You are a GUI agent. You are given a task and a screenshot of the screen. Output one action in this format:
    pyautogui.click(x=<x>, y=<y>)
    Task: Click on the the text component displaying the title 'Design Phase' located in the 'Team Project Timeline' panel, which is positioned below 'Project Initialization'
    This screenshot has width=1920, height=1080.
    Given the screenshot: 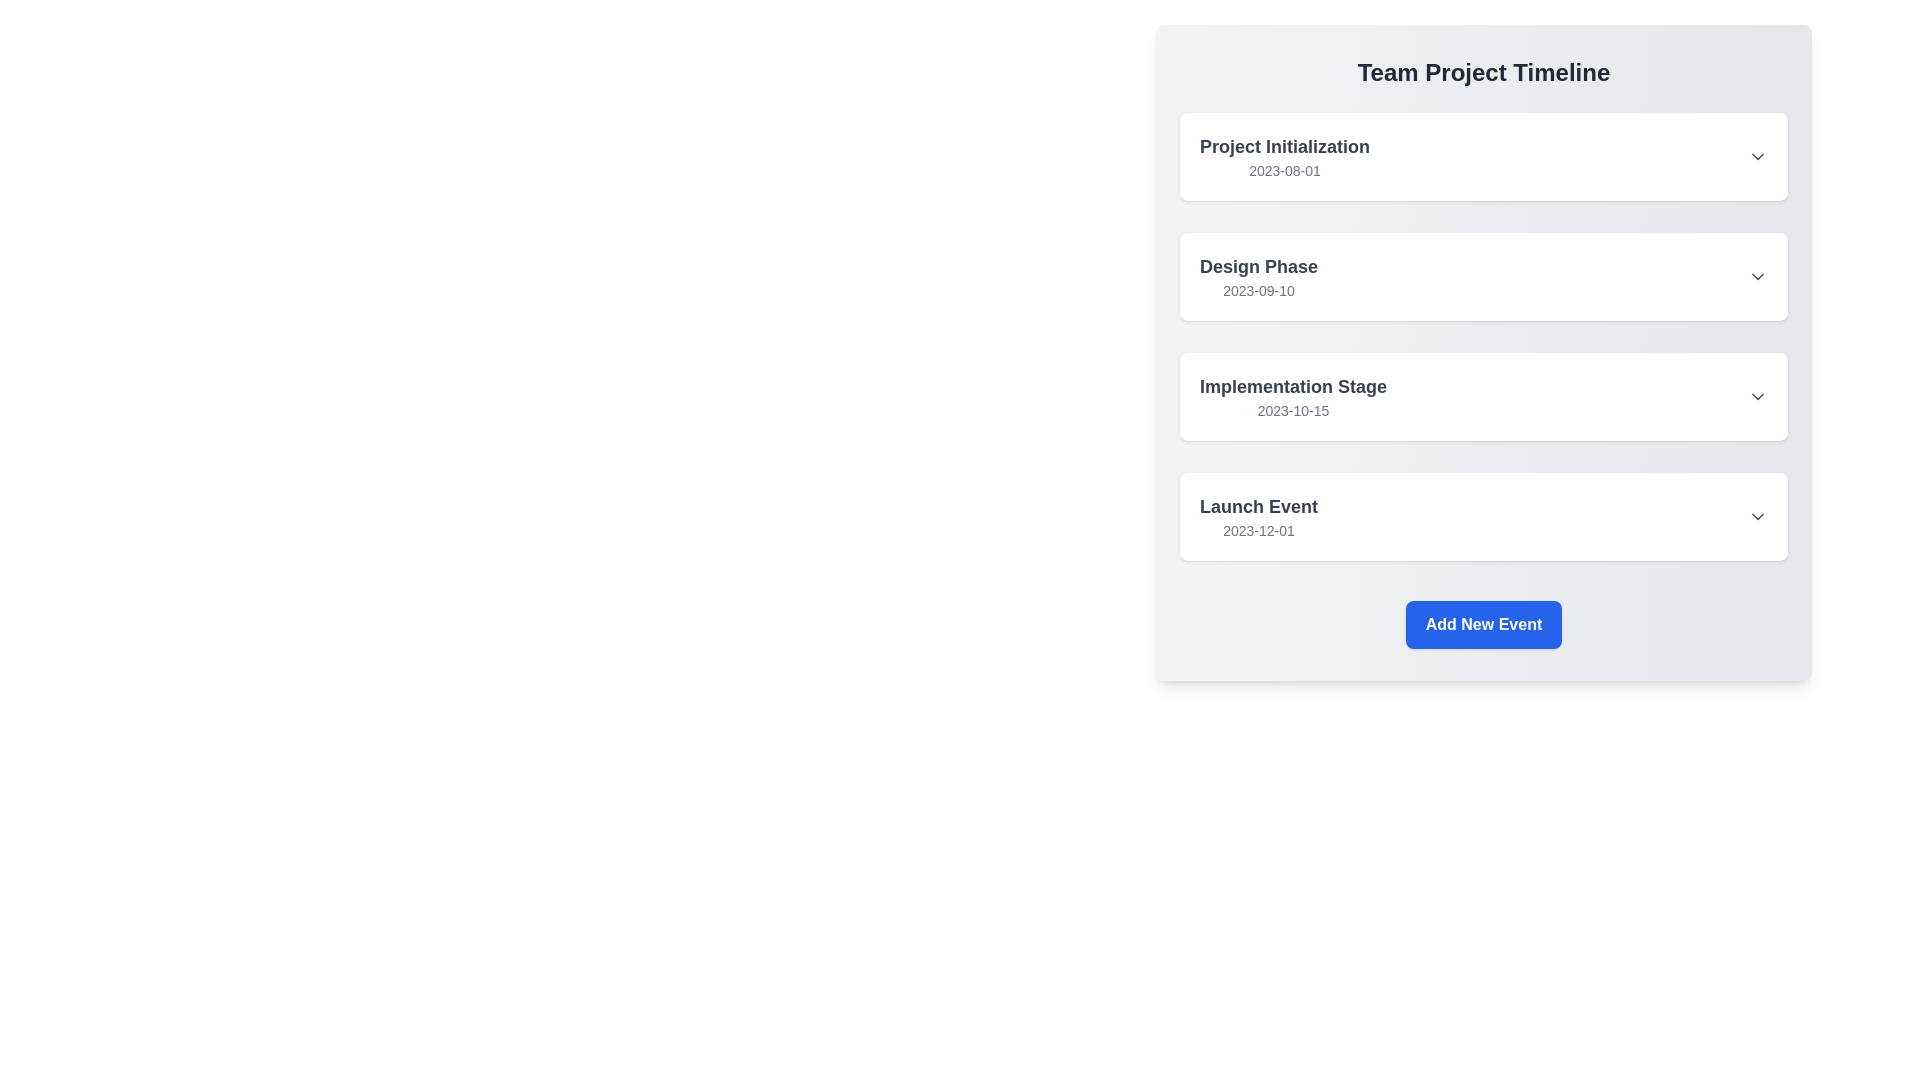 What is the action you would take?
    pyautogui.click(x=1257, y=277)
    